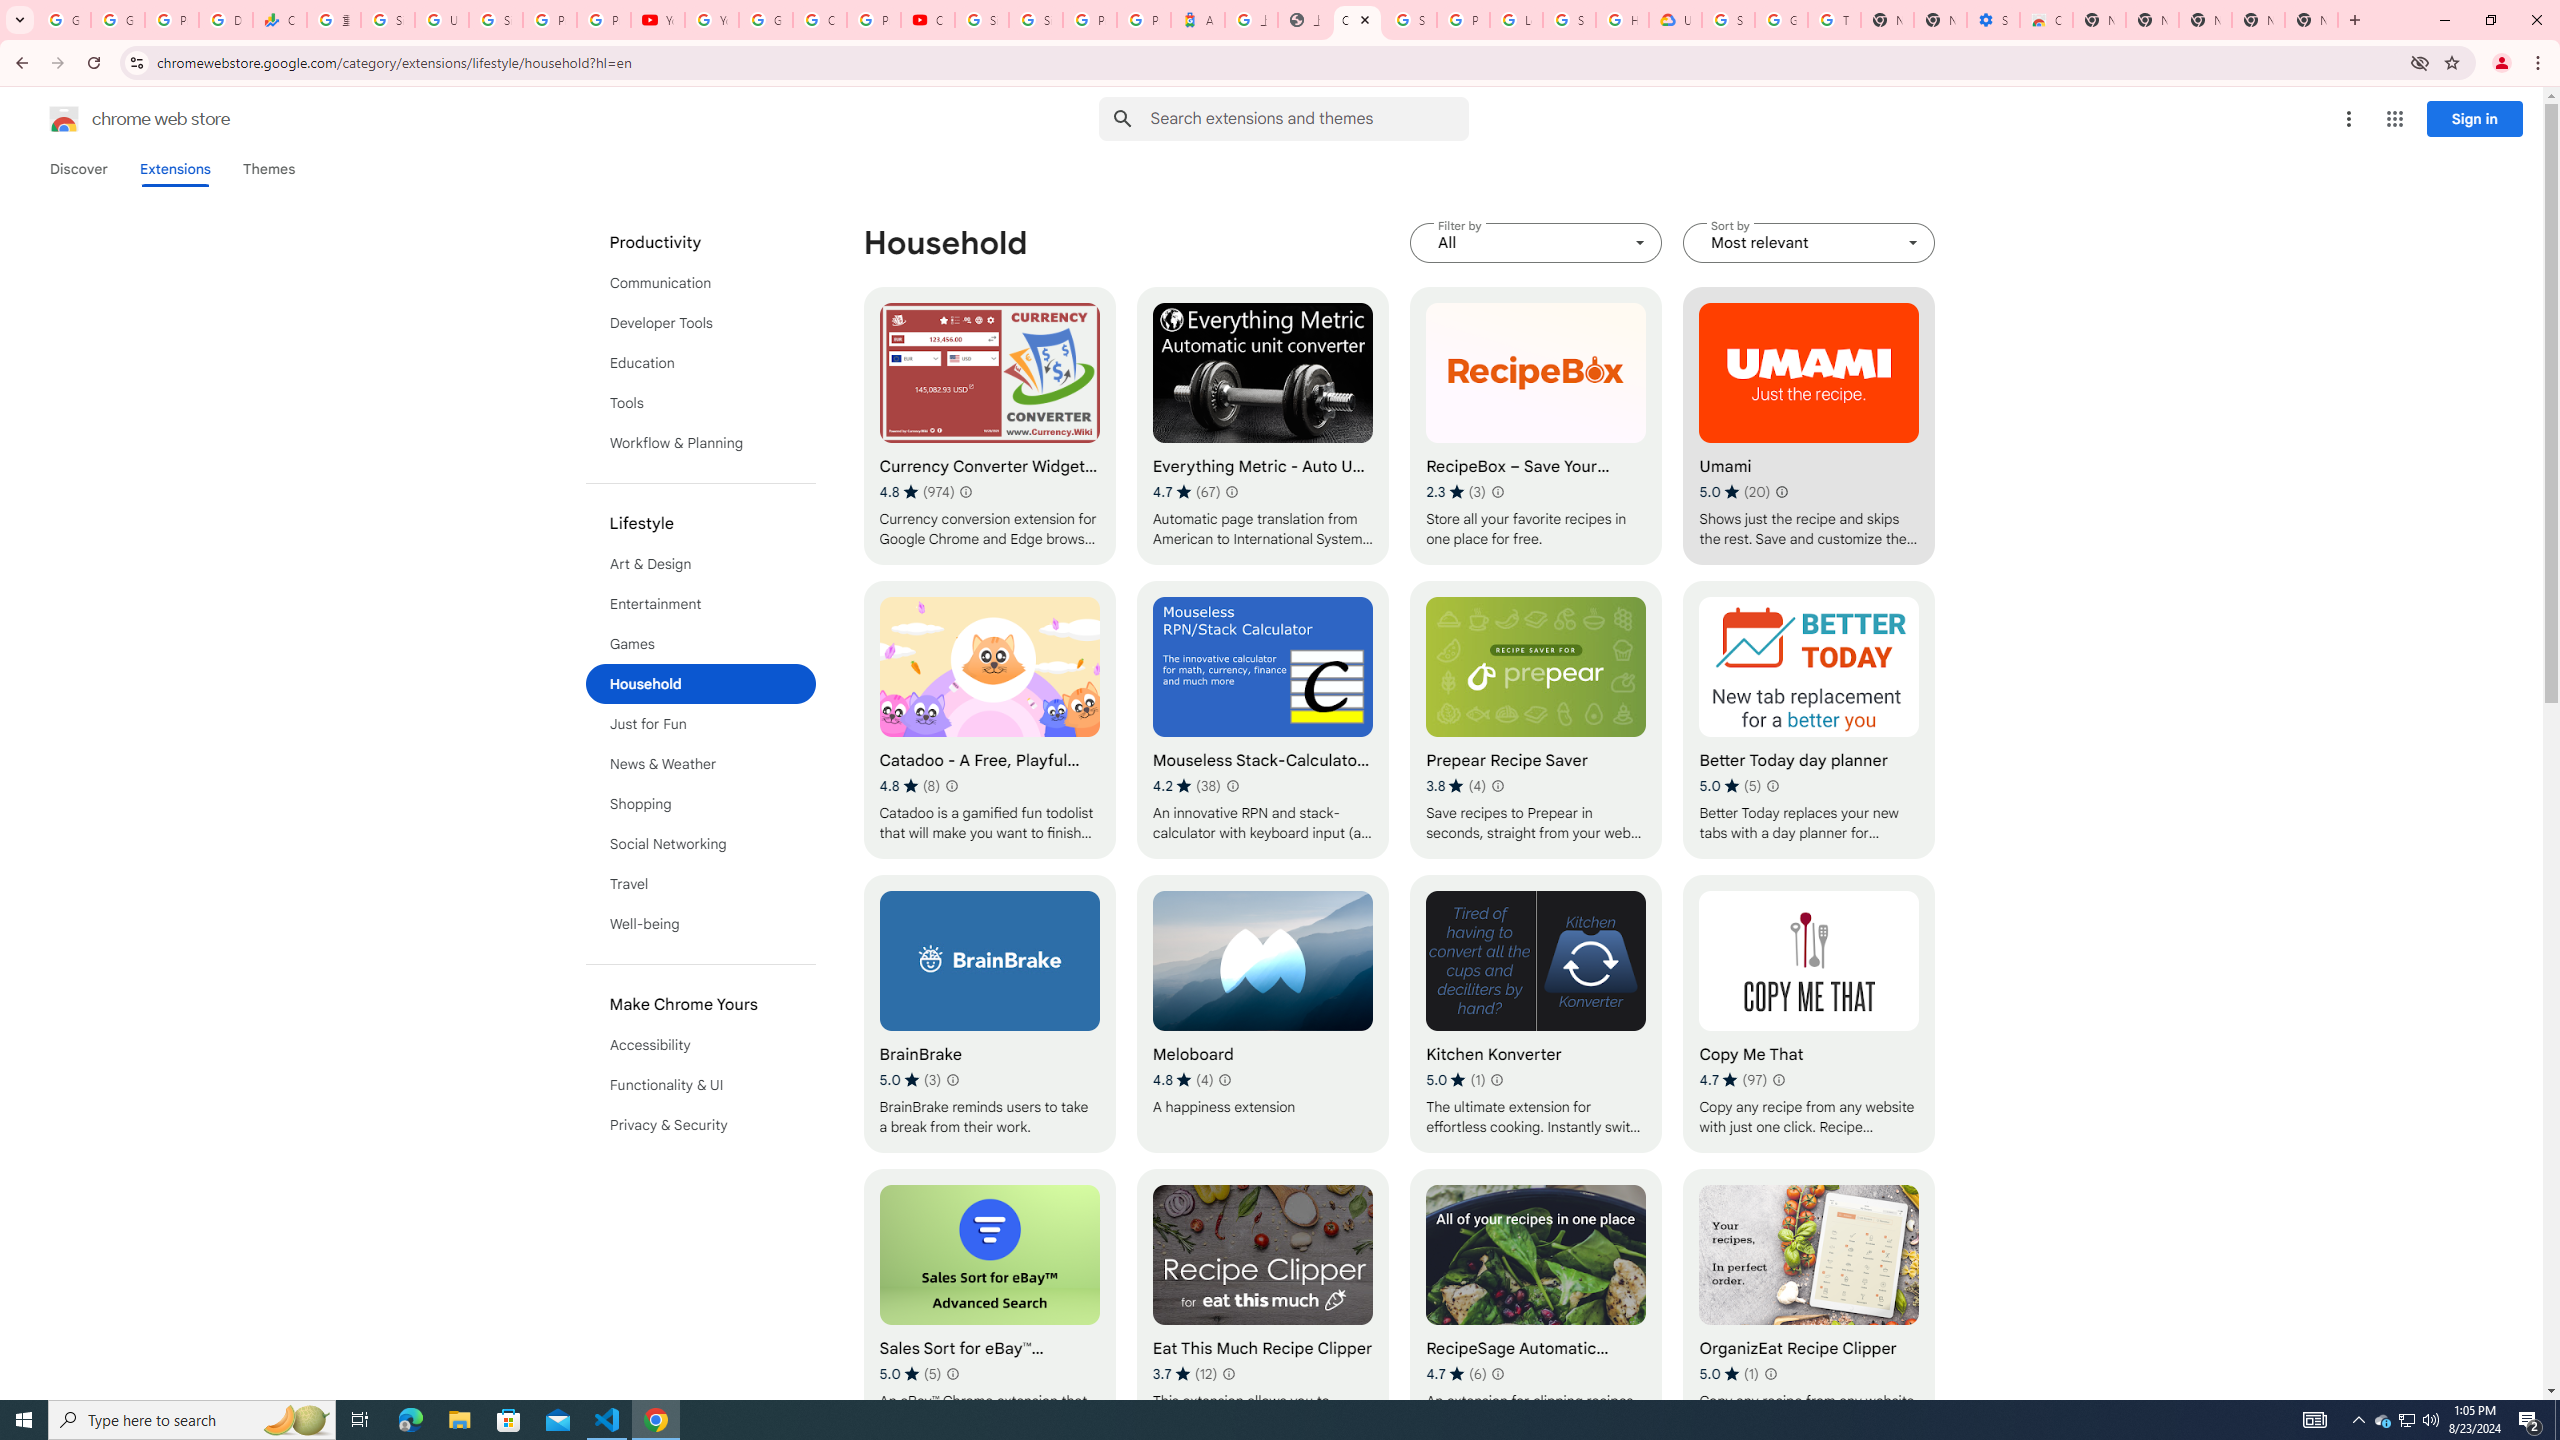 This screenshot has width=2560, height=1440. Describe the element at coordinates (1263, 425) in the screenshot. I see `'Everything Metric - Auto Unit Converter'` at that location.